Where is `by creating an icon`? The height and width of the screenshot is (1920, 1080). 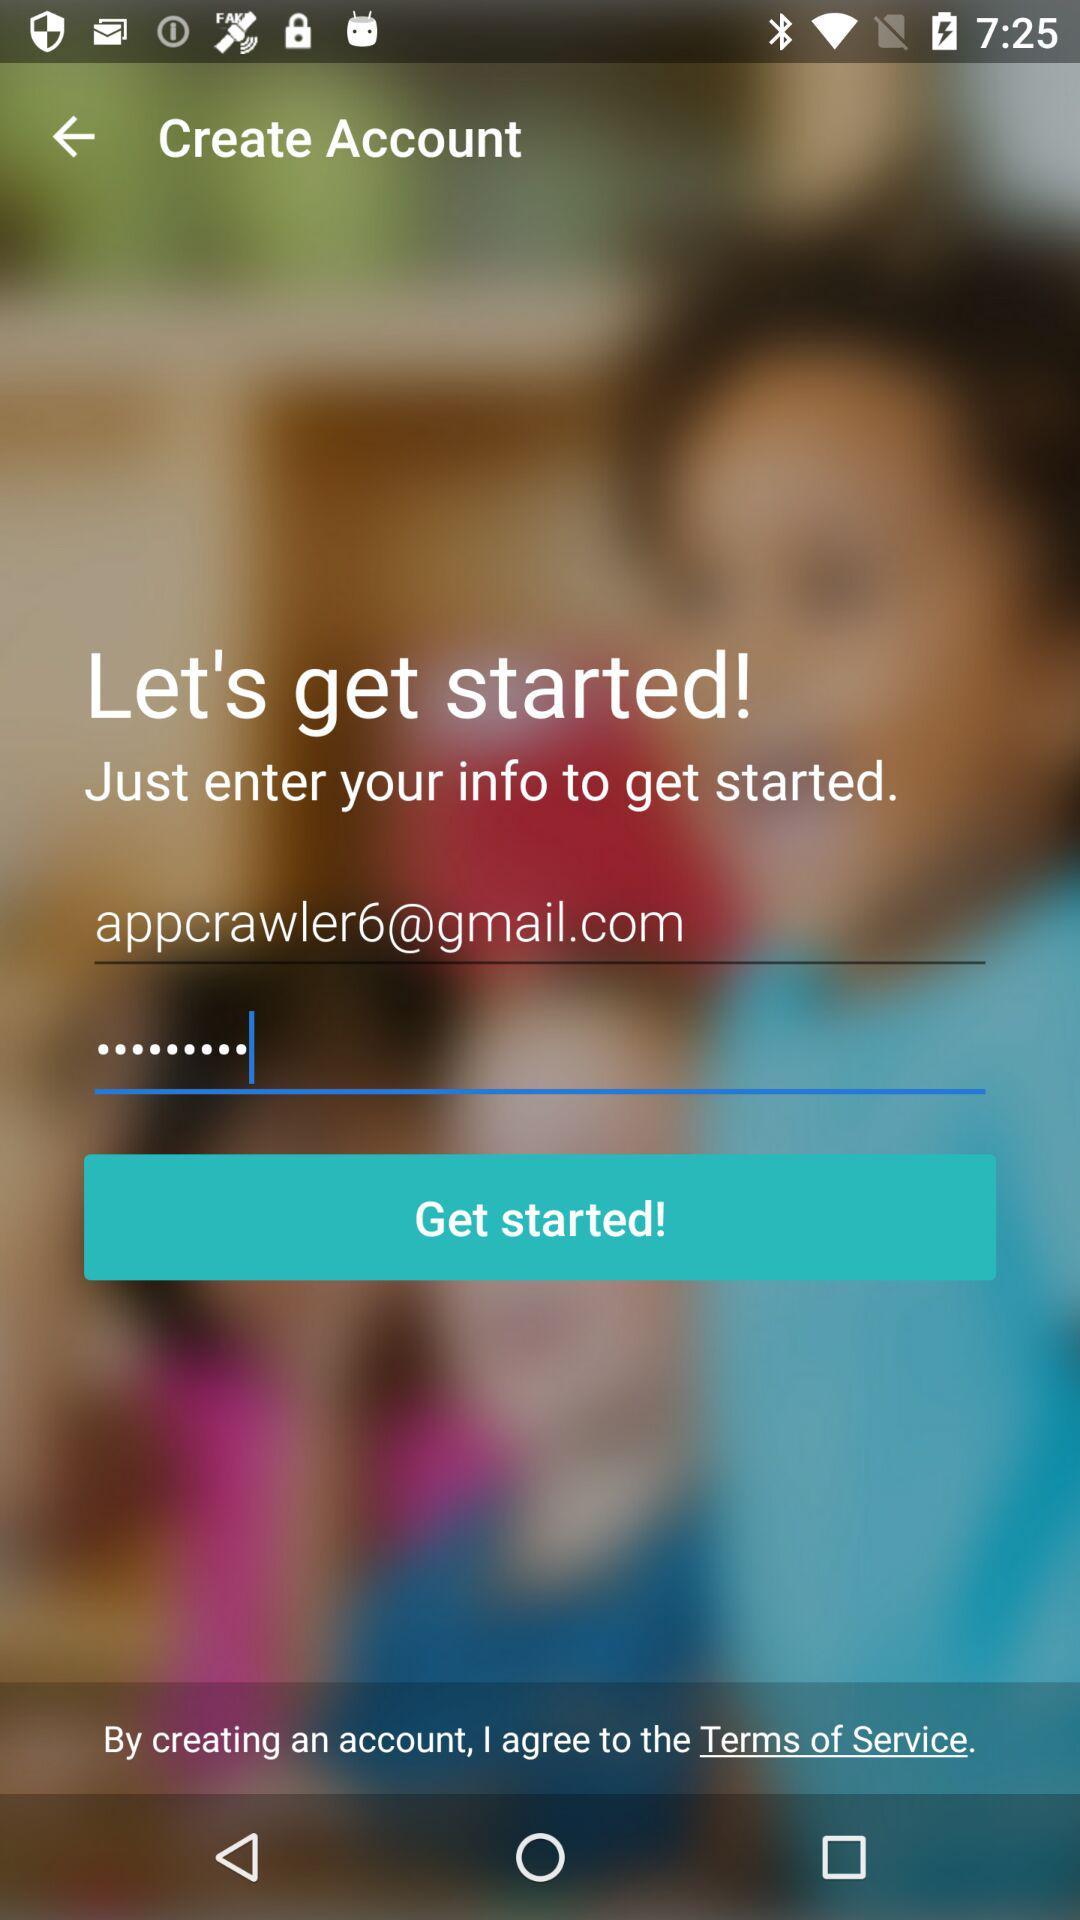
by creating an icon is located at coordinates (540, 1737).